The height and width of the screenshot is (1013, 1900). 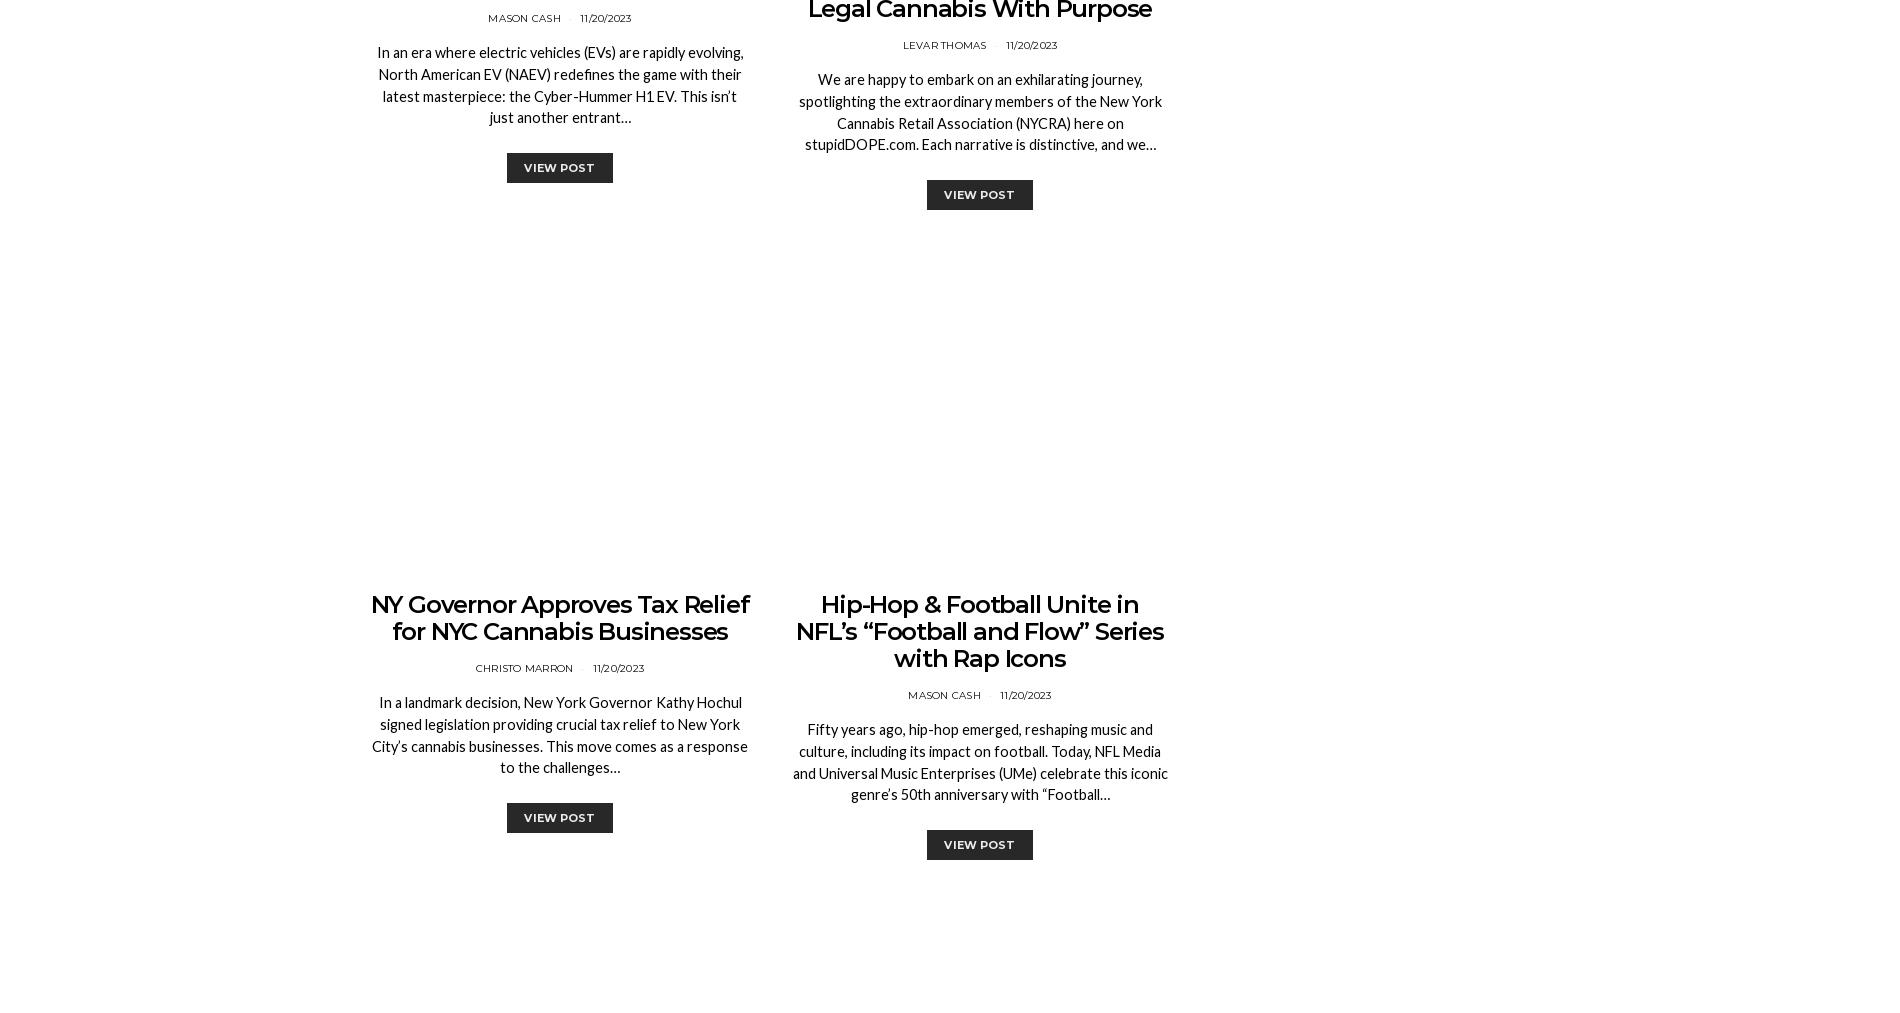 I want to click on 'NY Governor Approves Tax Relief for NYC Cannabis Businesses', so click(x=559, y=617).